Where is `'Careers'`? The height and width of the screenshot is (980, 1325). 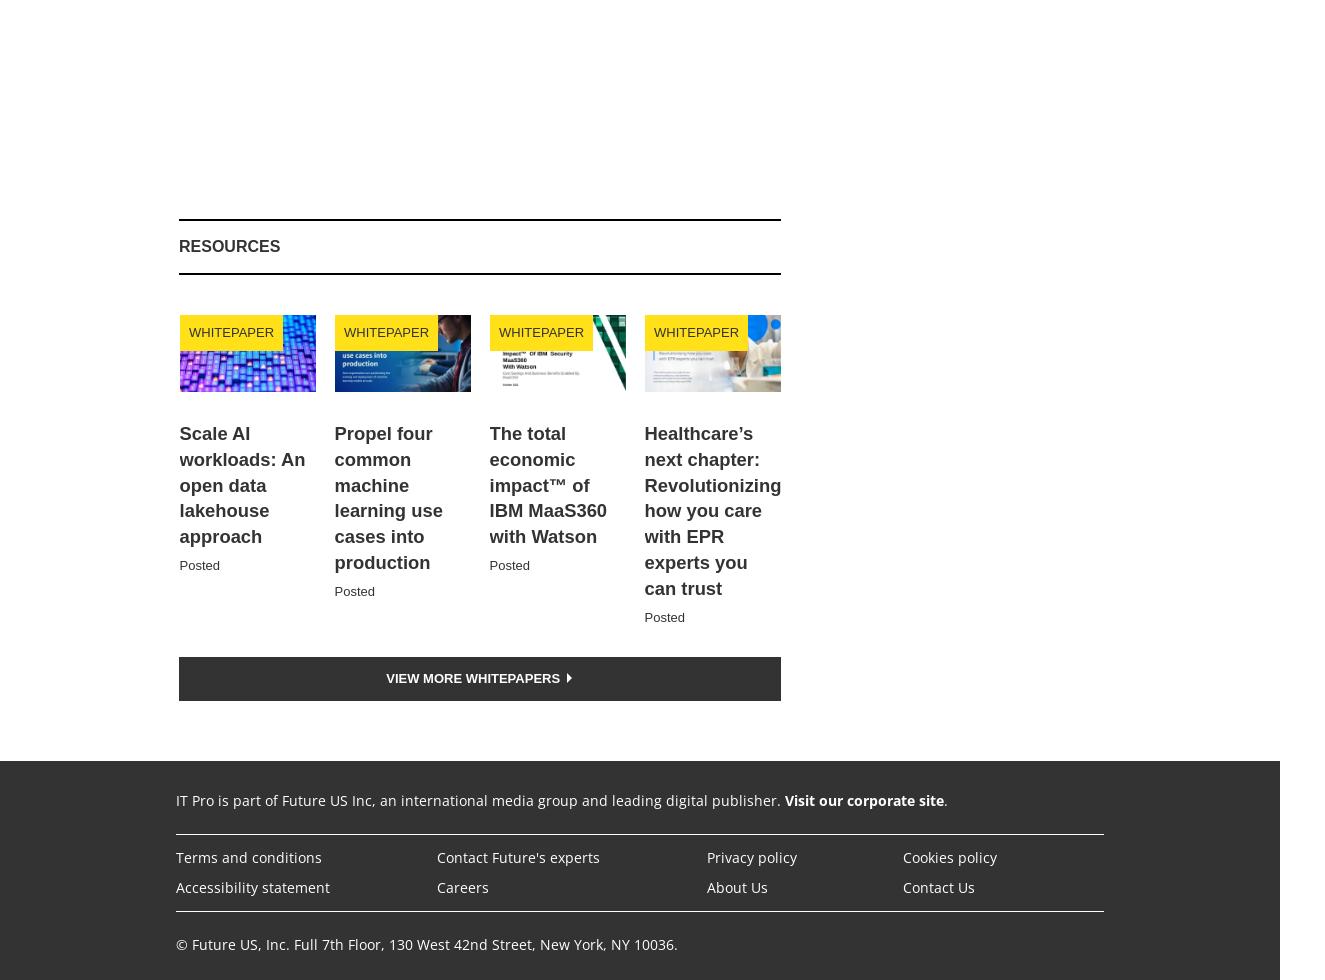 'Careers' is located at coordinates (461, 886).